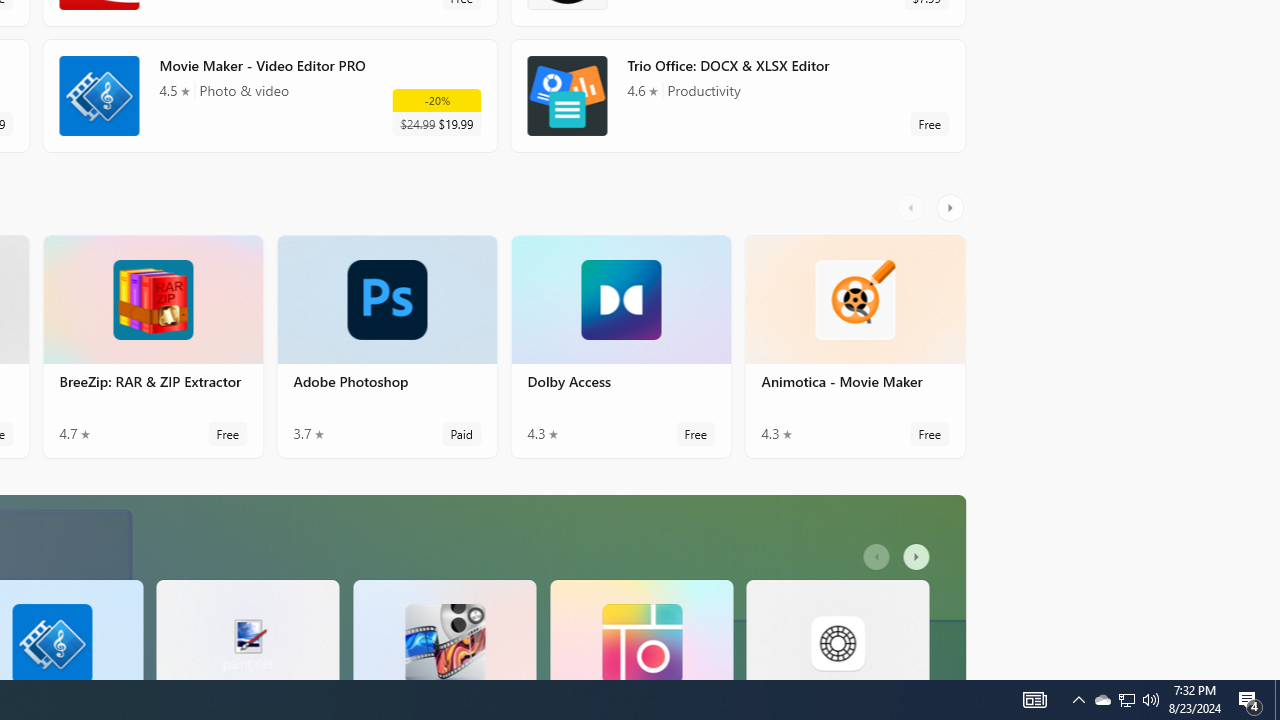 This screenshot has height=720, width=1280. I want to click on 'AutomationID: LeftScrollButton', so click(878, 557).